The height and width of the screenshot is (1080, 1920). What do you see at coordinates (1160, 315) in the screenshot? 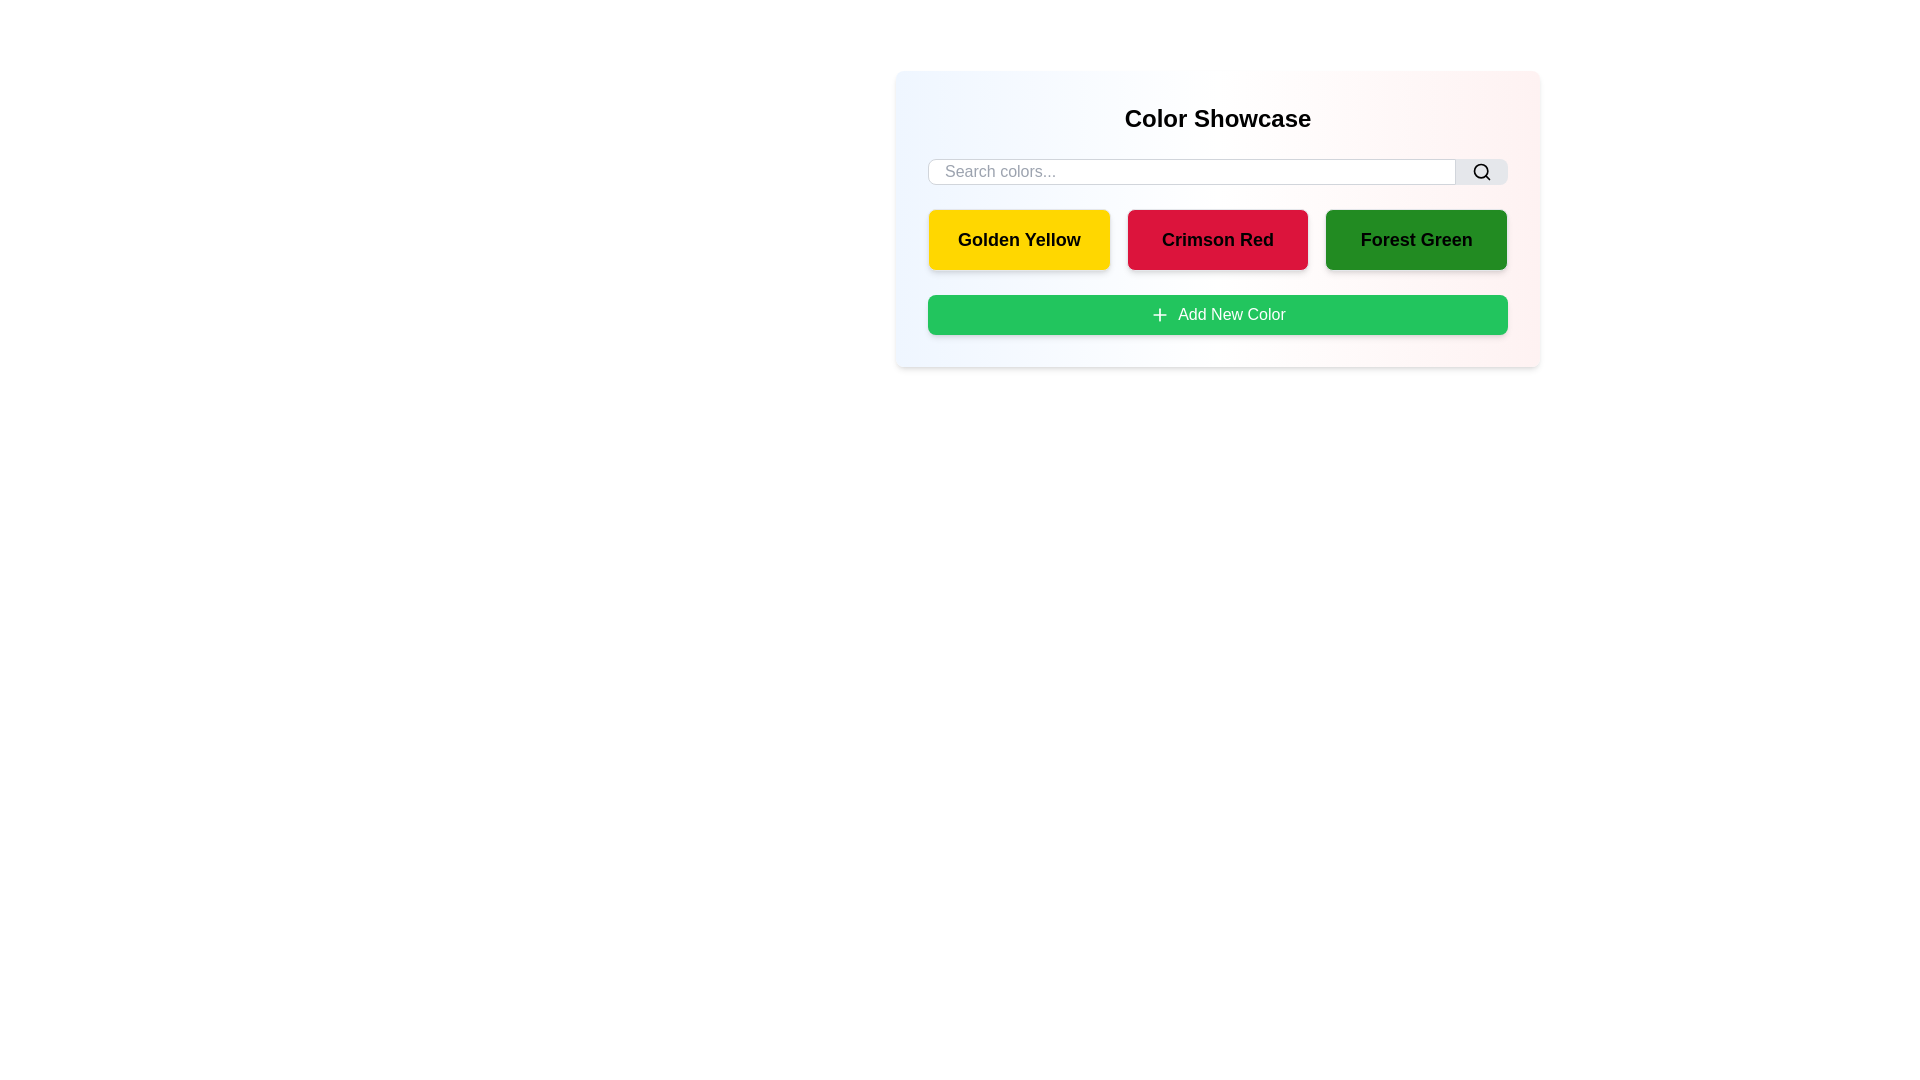
I see `the plus icon within the green button labeled 'Add New Color' to initiate the add action` at bounding box center [1160, 315].